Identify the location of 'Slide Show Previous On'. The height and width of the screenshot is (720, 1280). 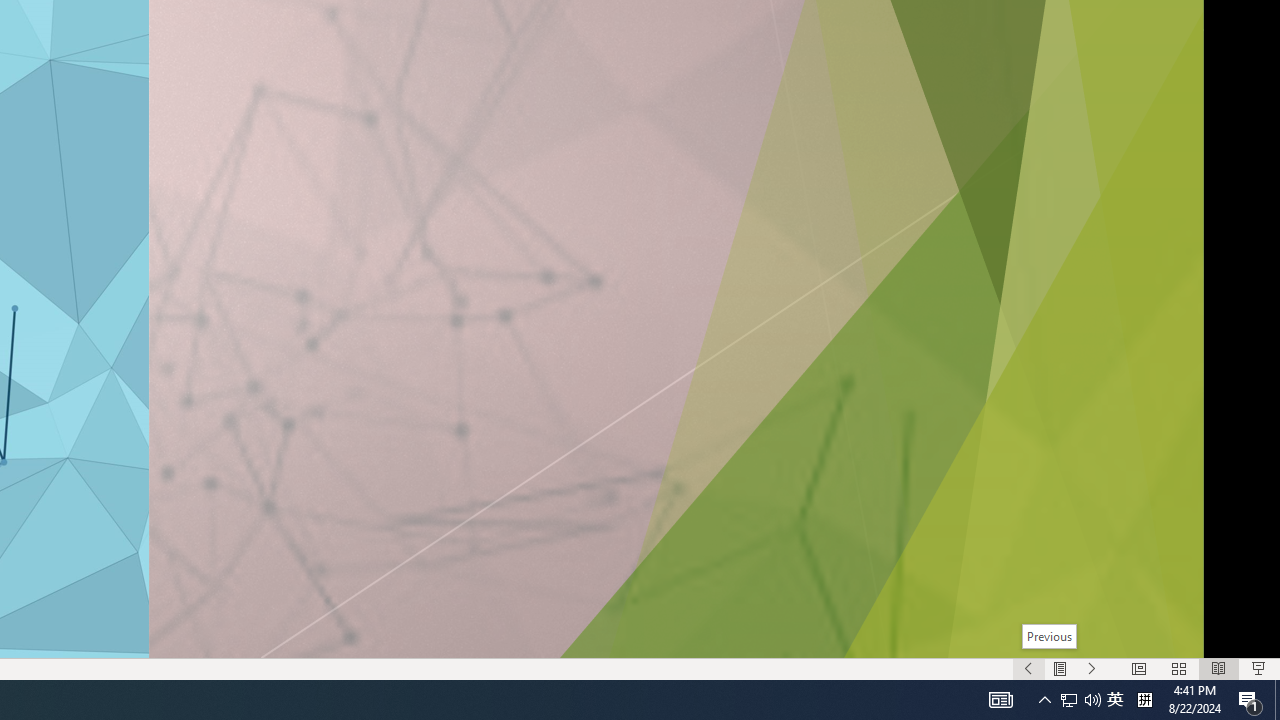
(1028, 669).